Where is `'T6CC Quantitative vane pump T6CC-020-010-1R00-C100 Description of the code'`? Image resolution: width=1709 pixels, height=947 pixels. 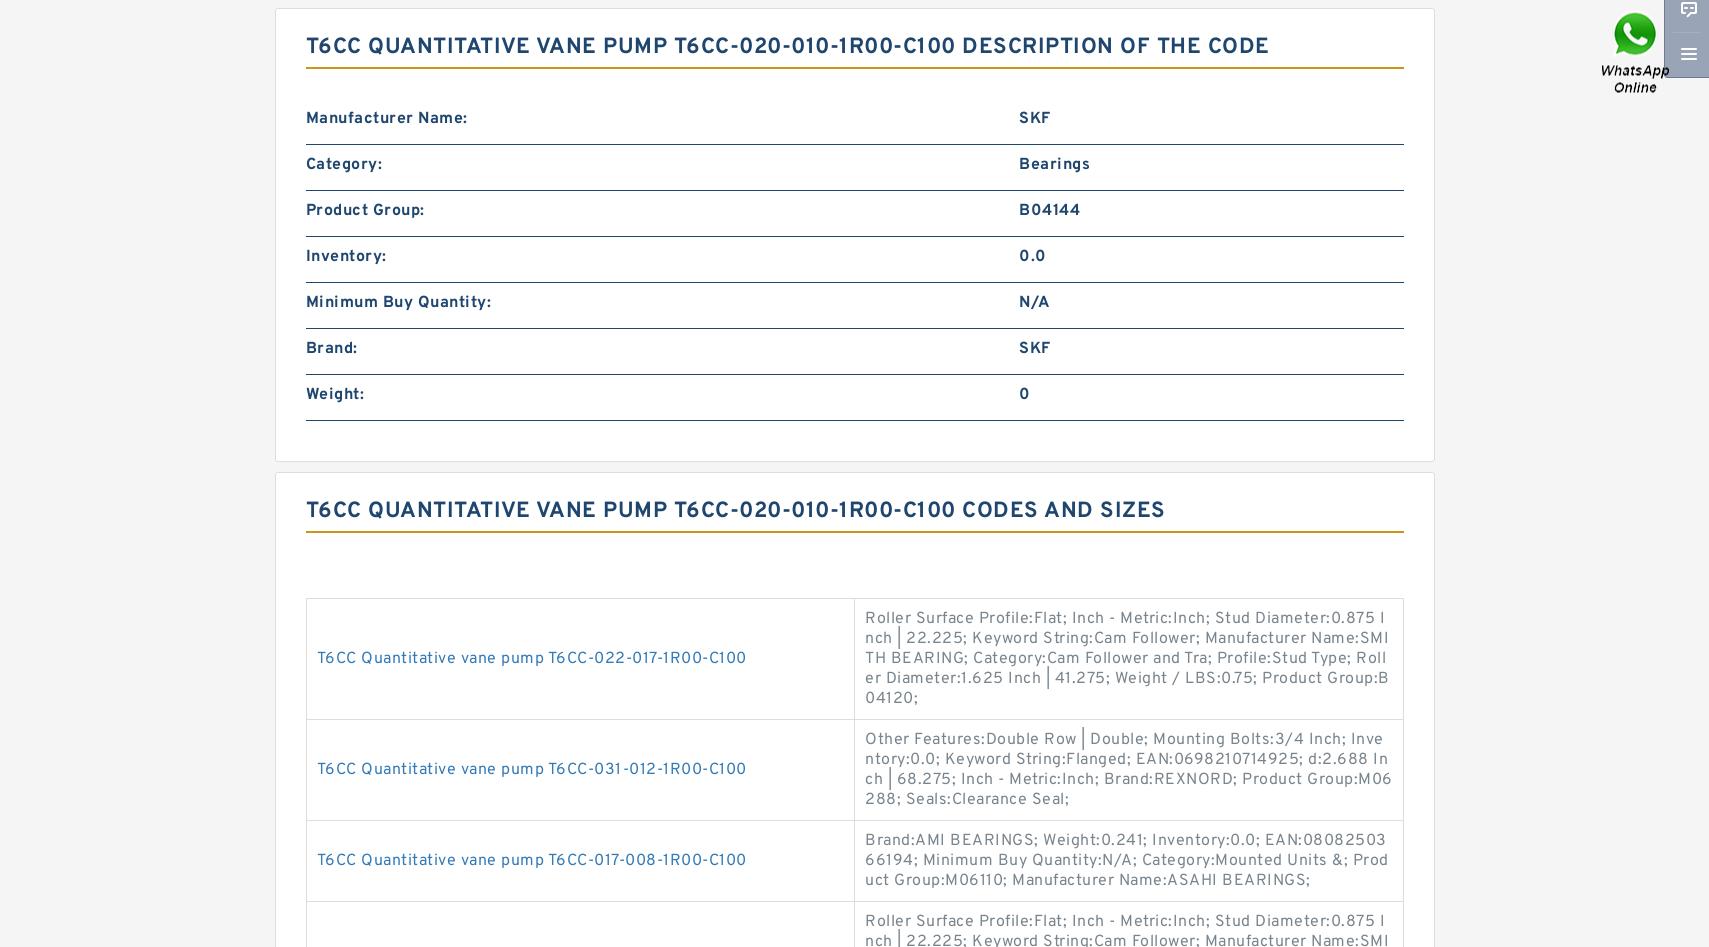
'T6CC Quantitative vane pump T6CC-020-010-1R00-C100 Description of the code' is located at coordinates (304, 47).